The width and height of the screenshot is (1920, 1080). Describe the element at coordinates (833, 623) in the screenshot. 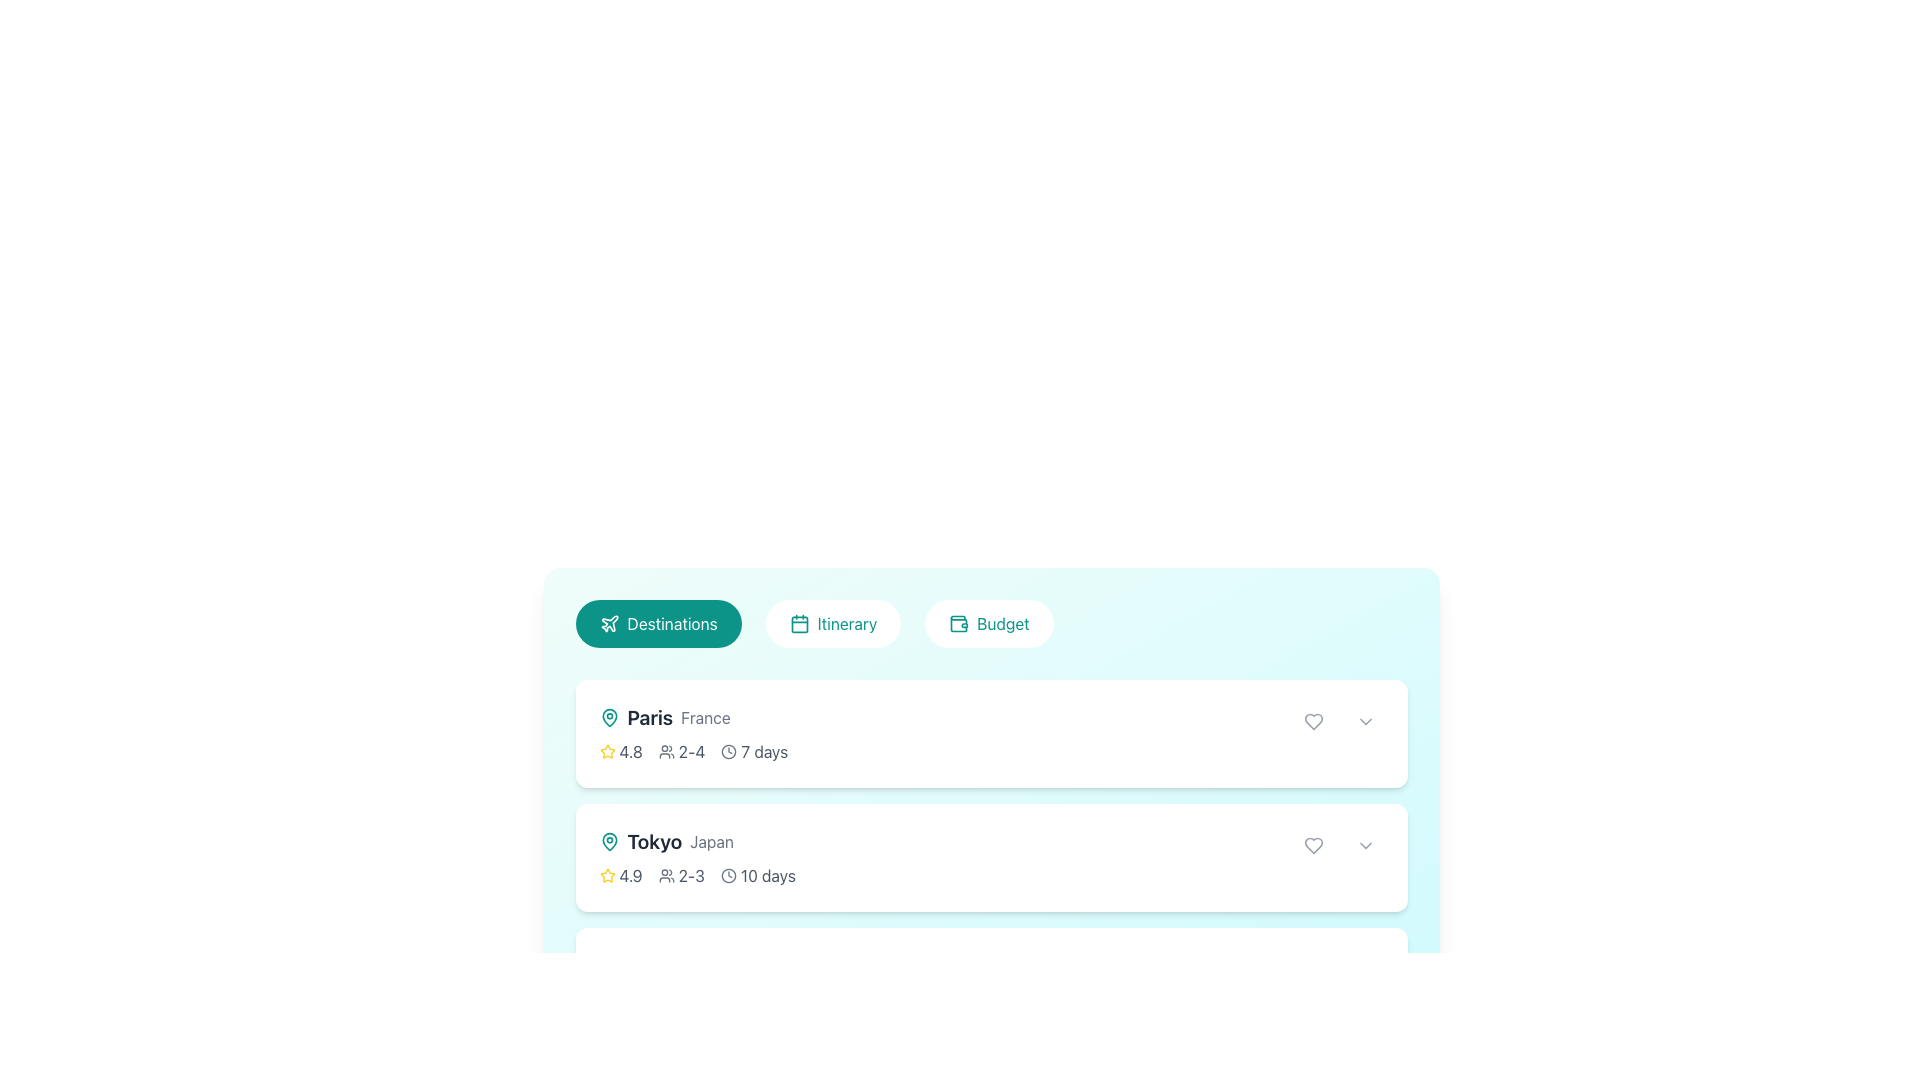

I see `the 'Itinerary' button, which is a rounded rectangular button with a white background and teal text, located centrally at the top of the interface between the 'Destinations' and 'Budget' buttons` at that location.